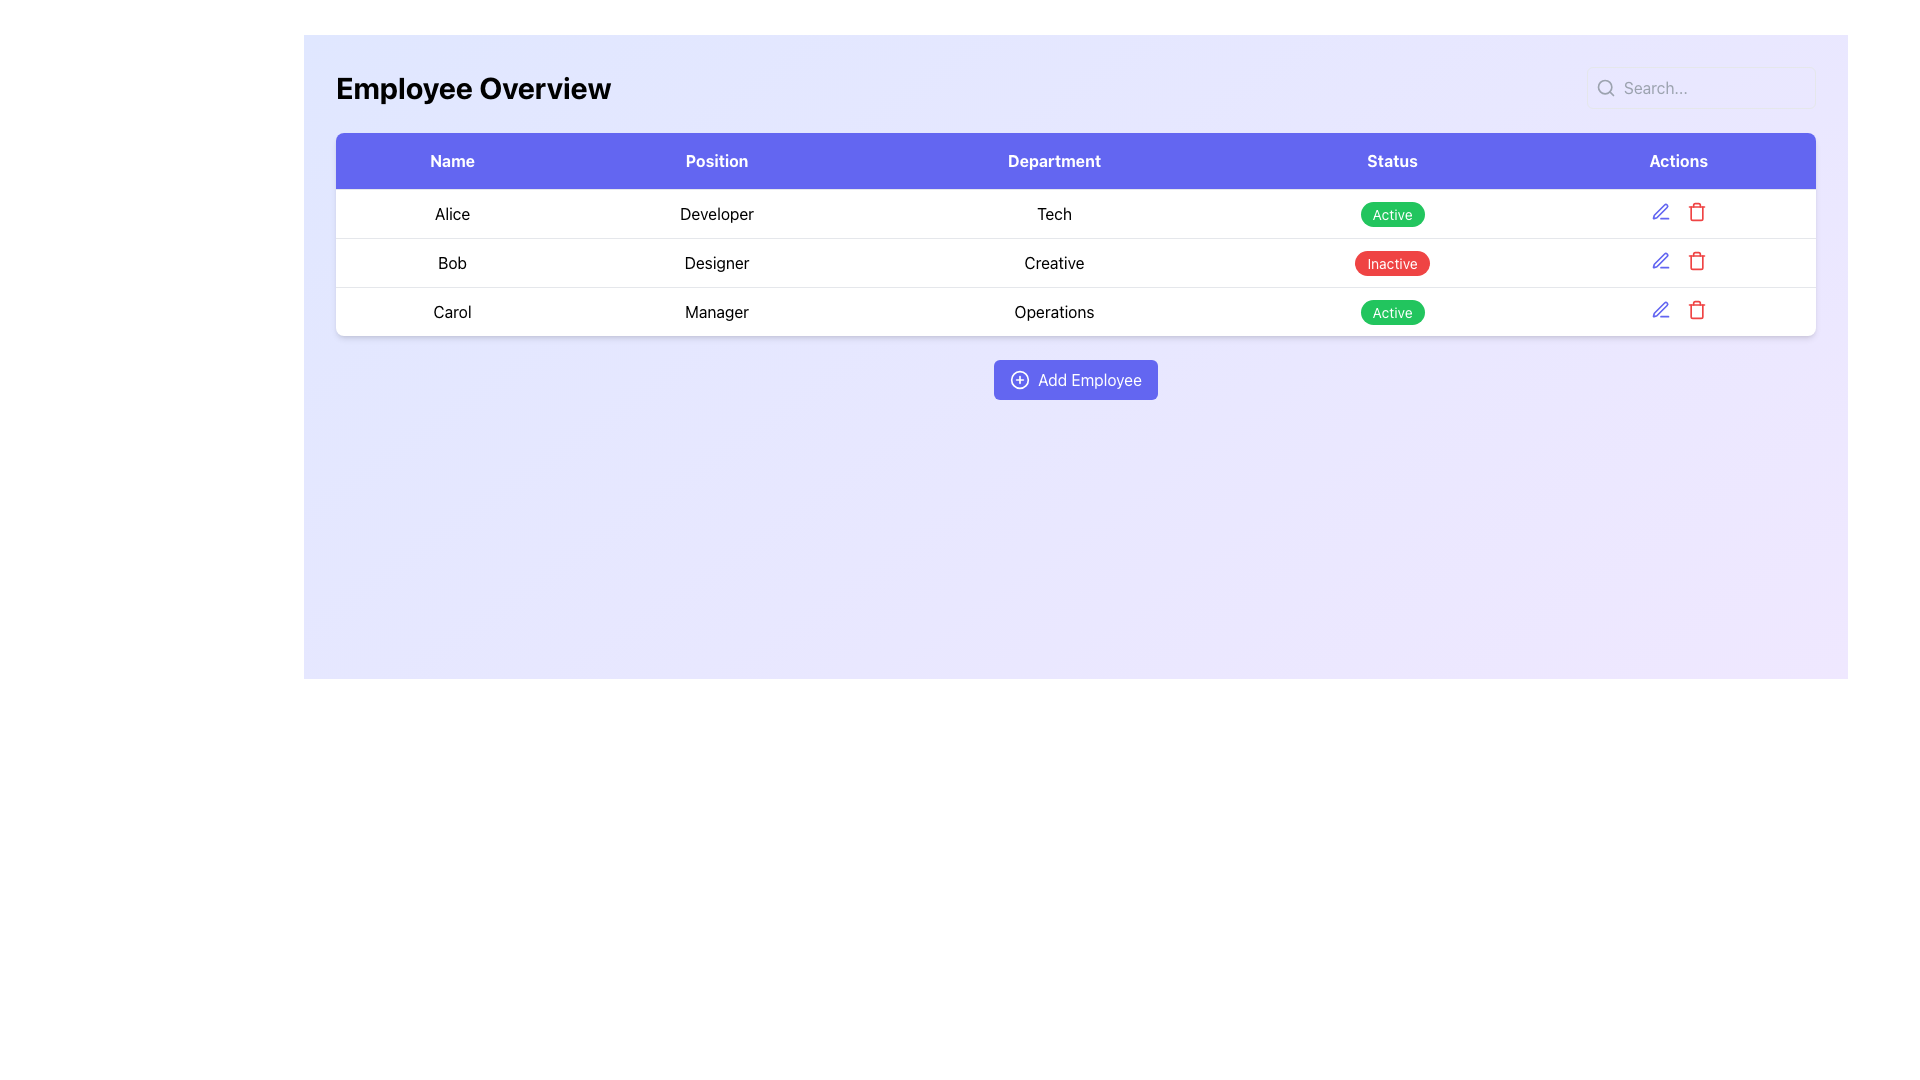 Image resolution: width=1920 pixels, height=1080 pixels. Describe the element at coordinates (1053, 160) in the screenshot. I see `the 'Department' text label, which is styled in bold sans-serif font and positioned within a blue rectangular header area, located centrally between 'Position' and 'Status'` at that location.